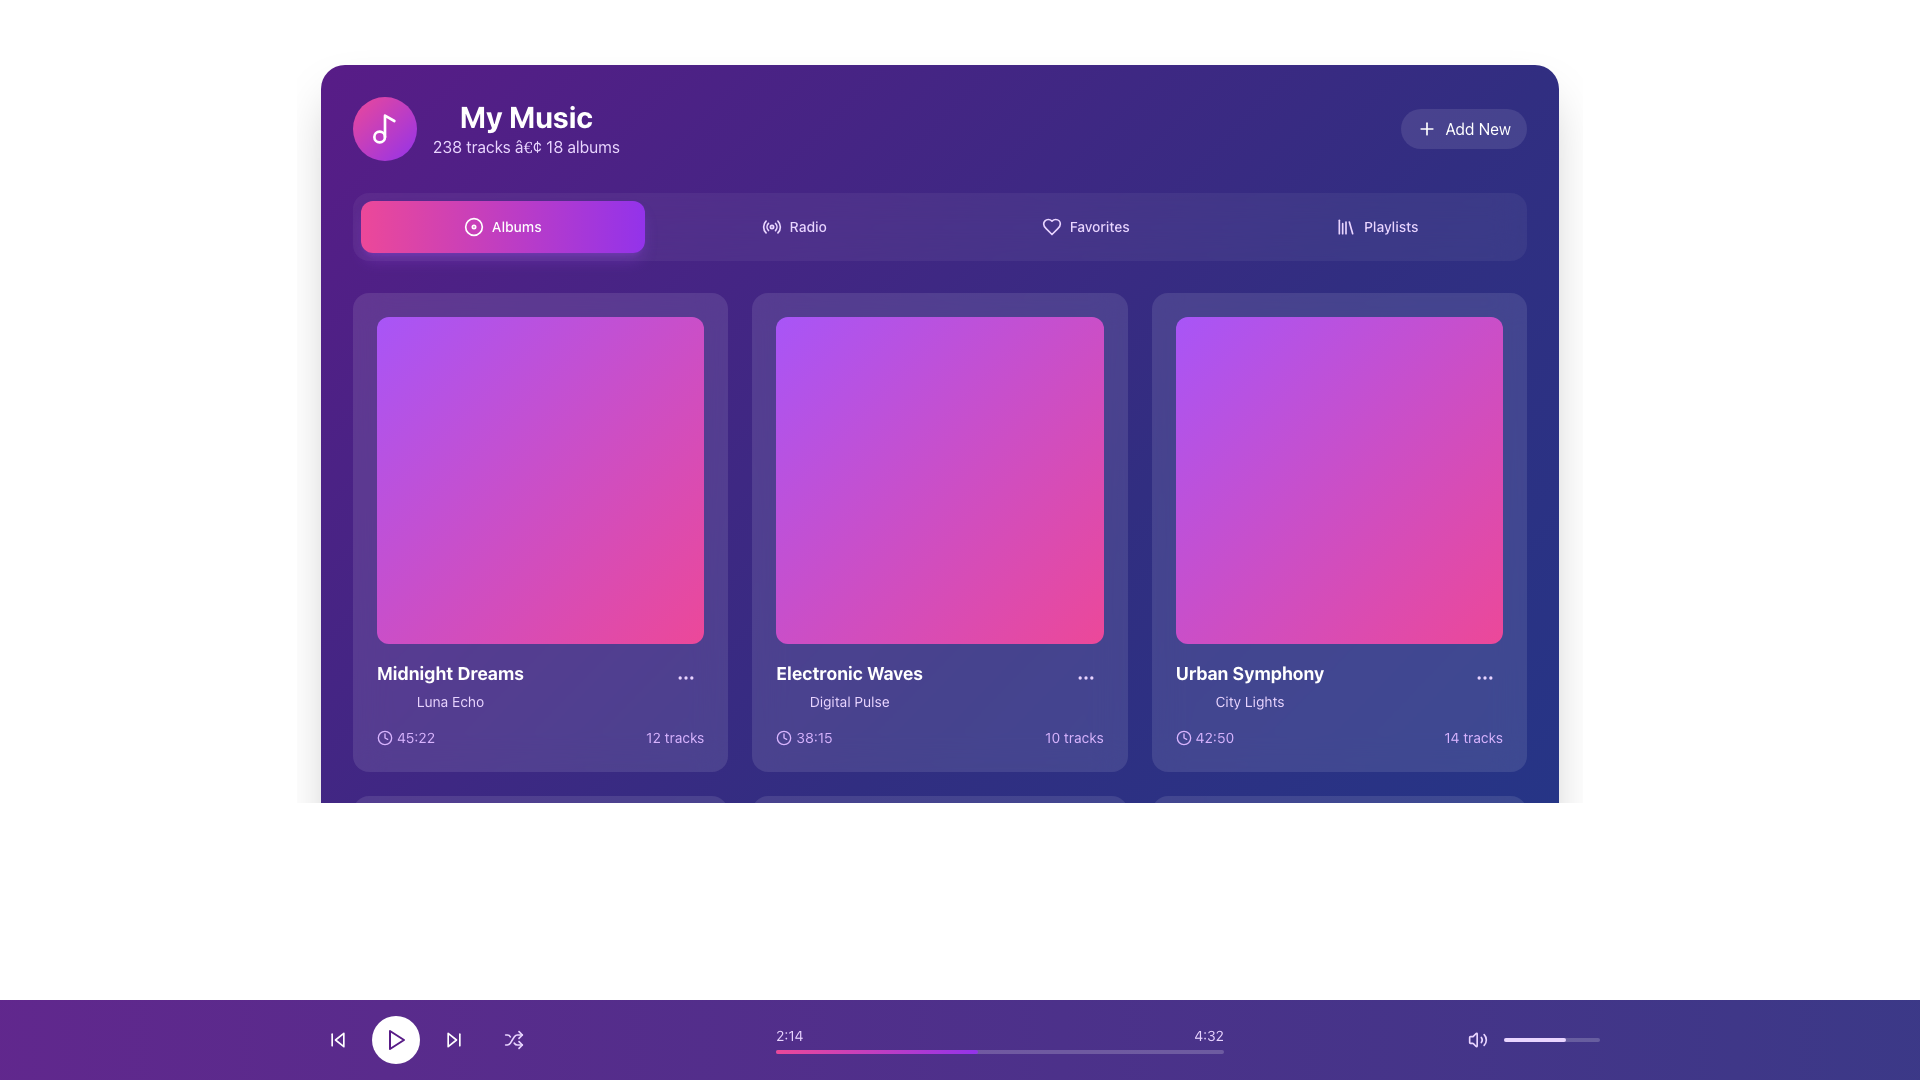 The image size is (1920, 1080). Describe the element at coordinates (1588, 1039) in the screenshot. I see `volume` at that location.